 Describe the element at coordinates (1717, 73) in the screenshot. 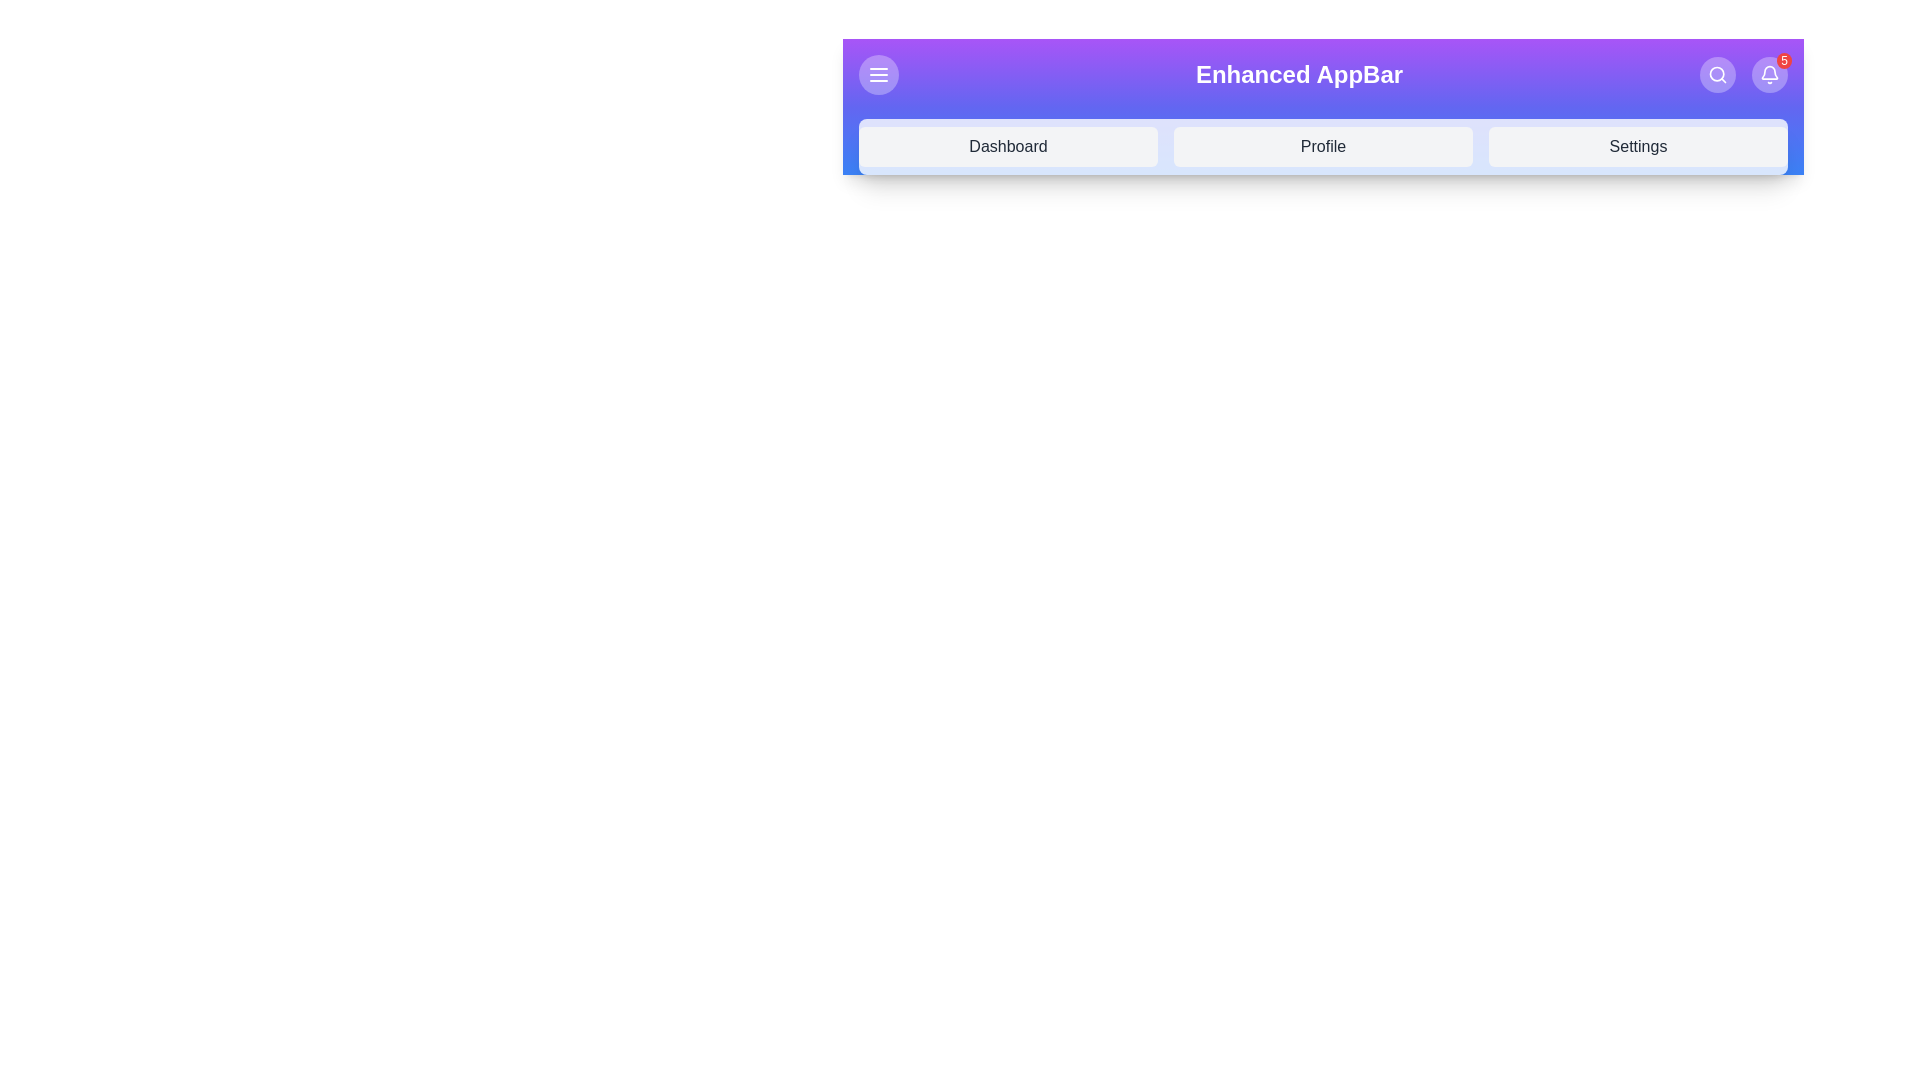

I see `the search button to initiate a search` at that location.